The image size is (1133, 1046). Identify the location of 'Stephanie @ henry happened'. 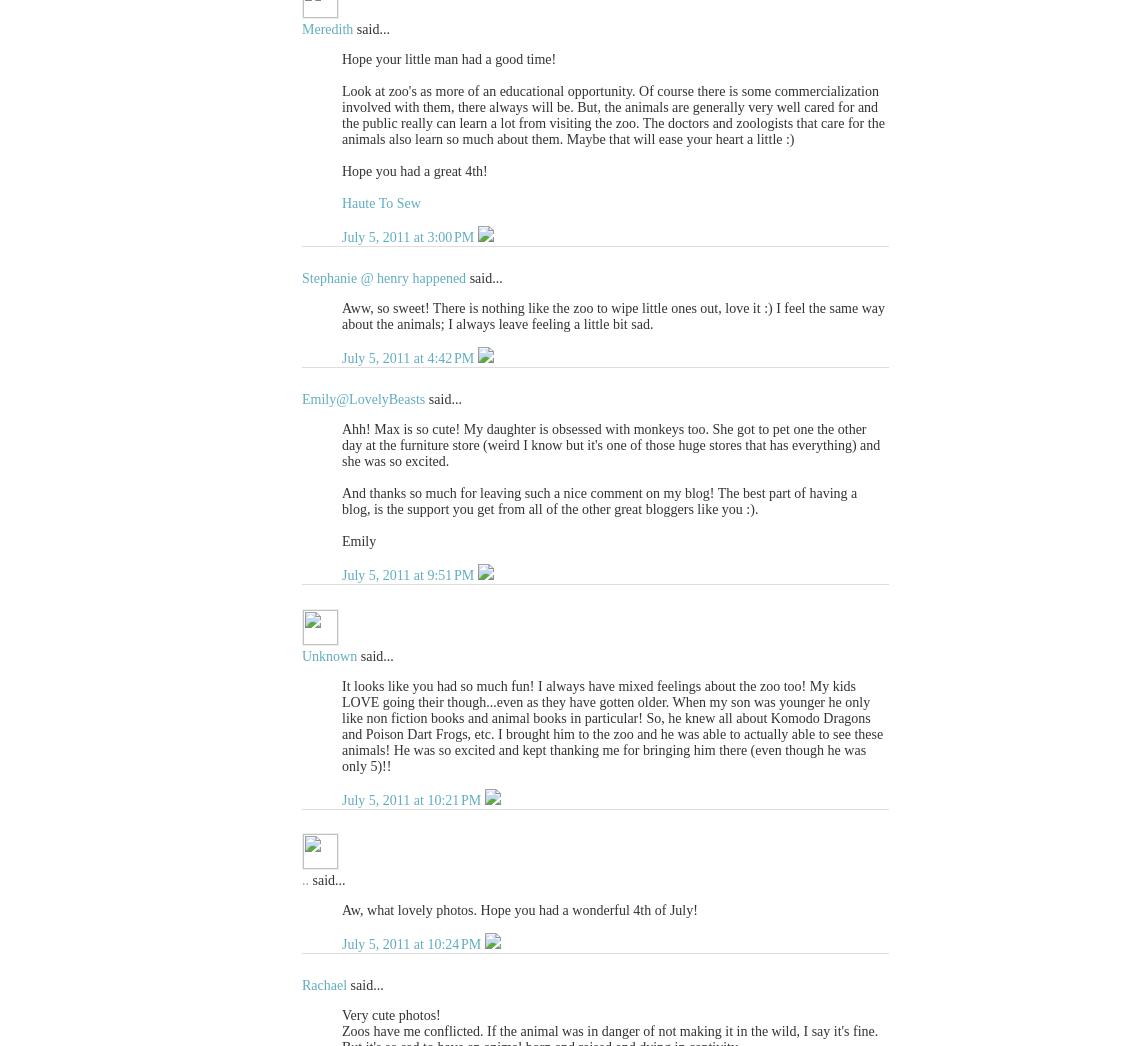
(382, 278).